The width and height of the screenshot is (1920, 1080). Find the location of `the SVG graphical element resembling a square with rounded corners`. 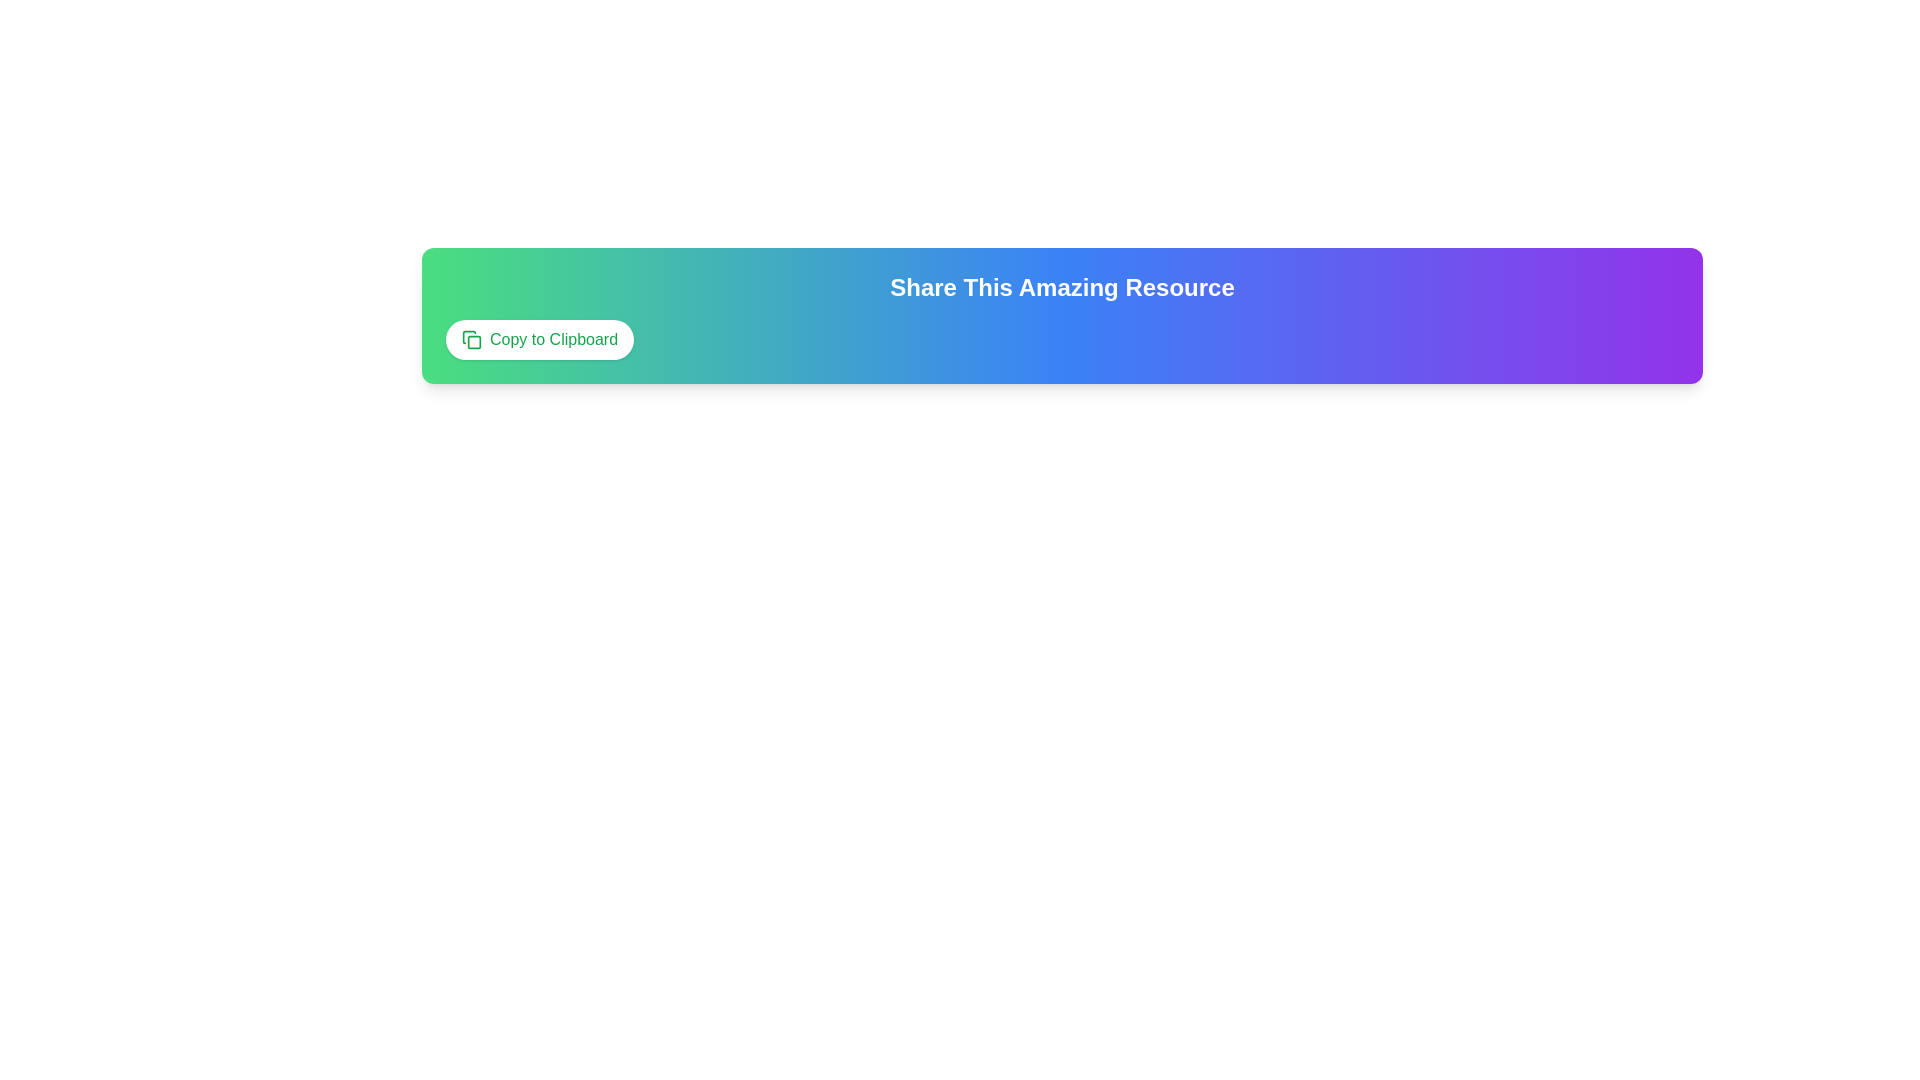

the SVG graphical element resembling a square with rounded corners is located at coordinates (473, 341).